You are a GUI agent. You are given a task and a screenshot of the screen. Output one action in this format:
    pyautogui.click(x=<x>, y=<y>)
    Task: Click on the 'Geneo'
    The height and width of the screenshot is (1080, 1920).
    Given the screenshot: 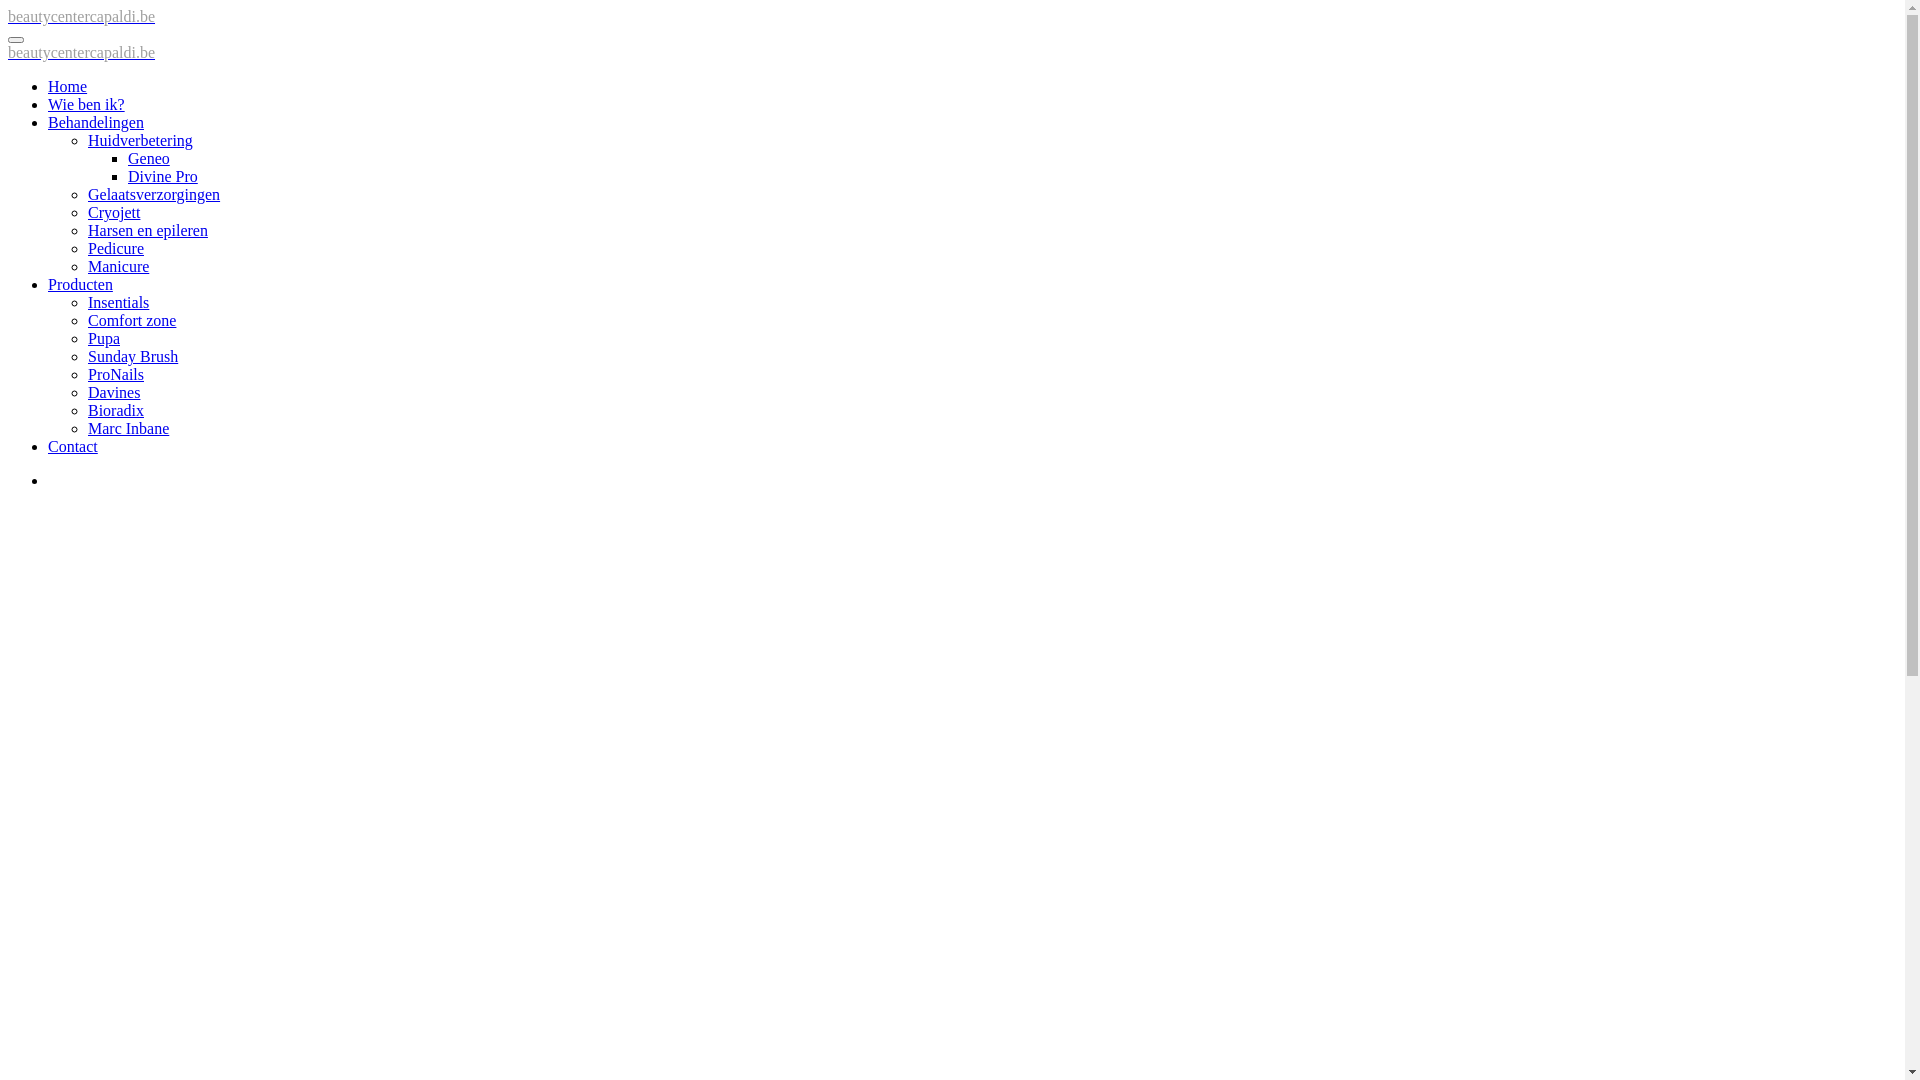 What is the action you would take?
    pyautogui.click(x=147, y=157)
    